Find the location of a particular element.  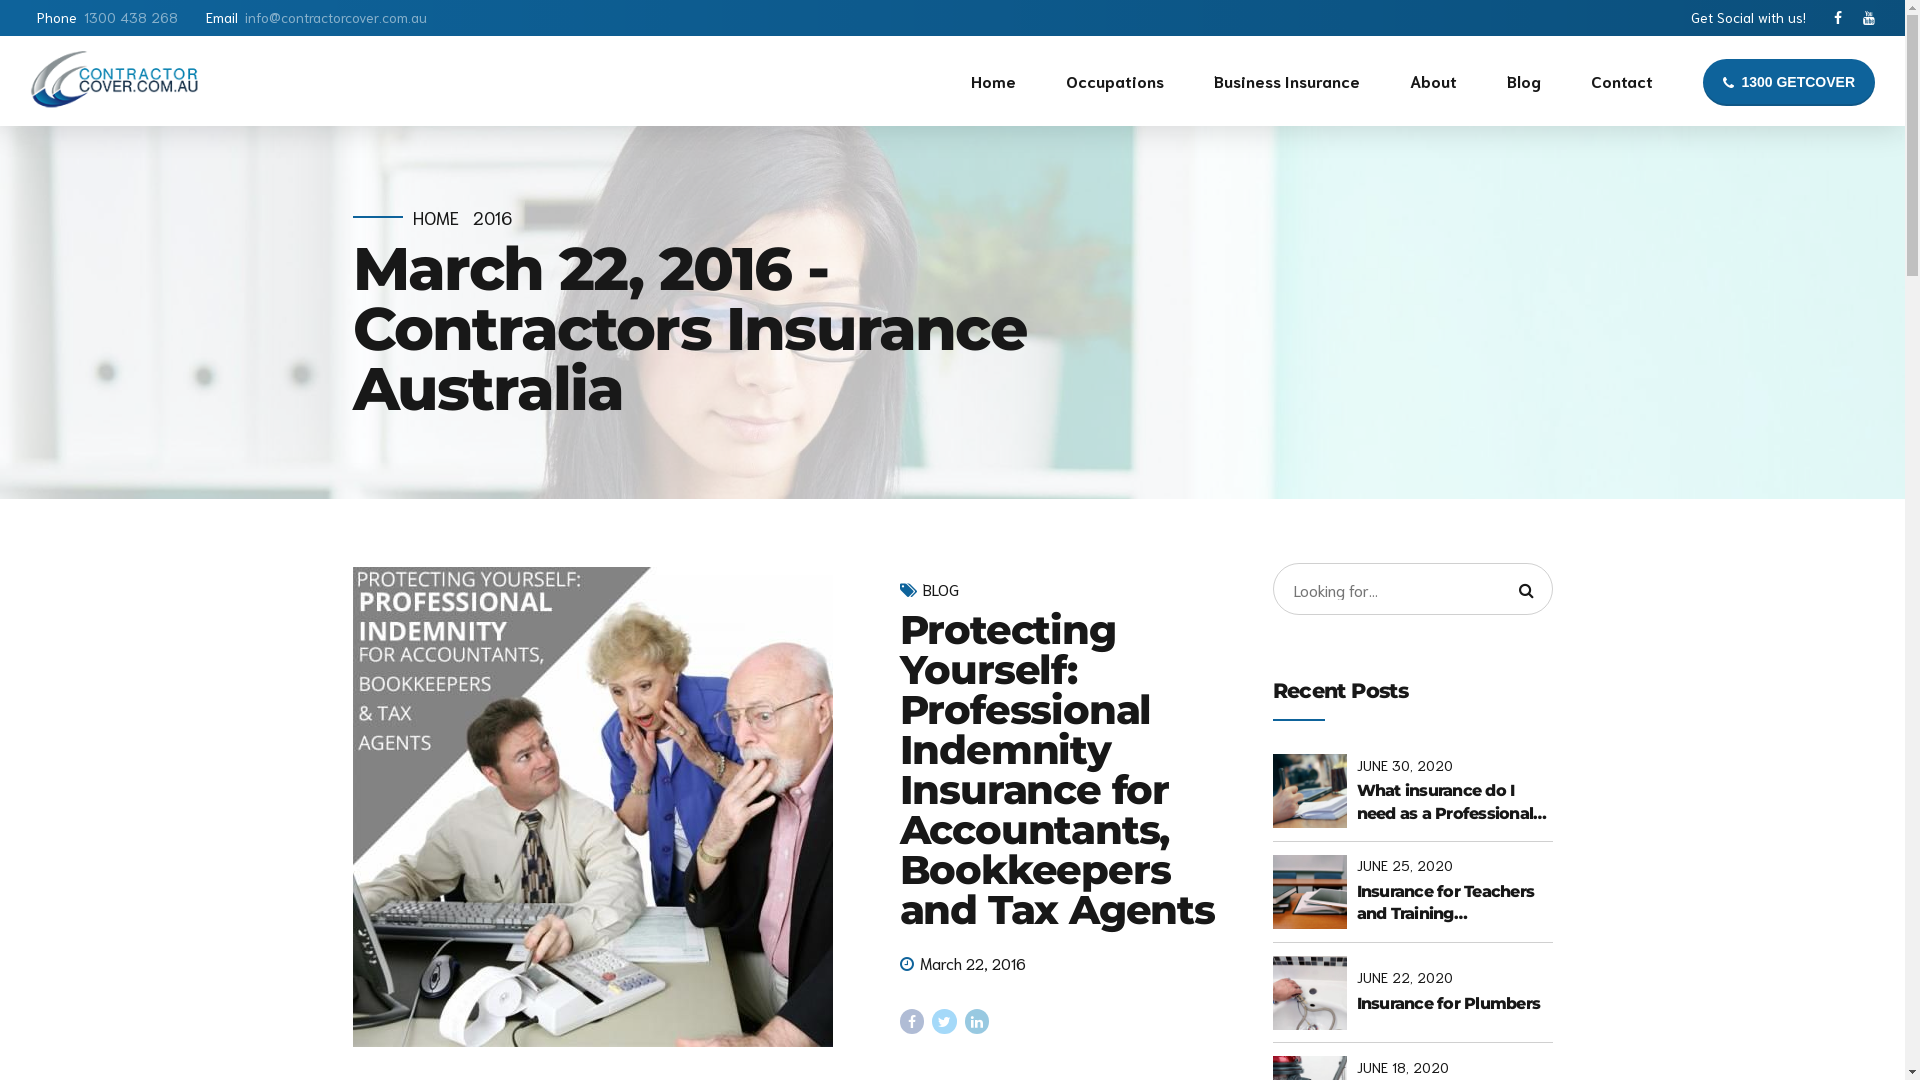

'Share on Linkedin' is located at coordinates (977, 1021).